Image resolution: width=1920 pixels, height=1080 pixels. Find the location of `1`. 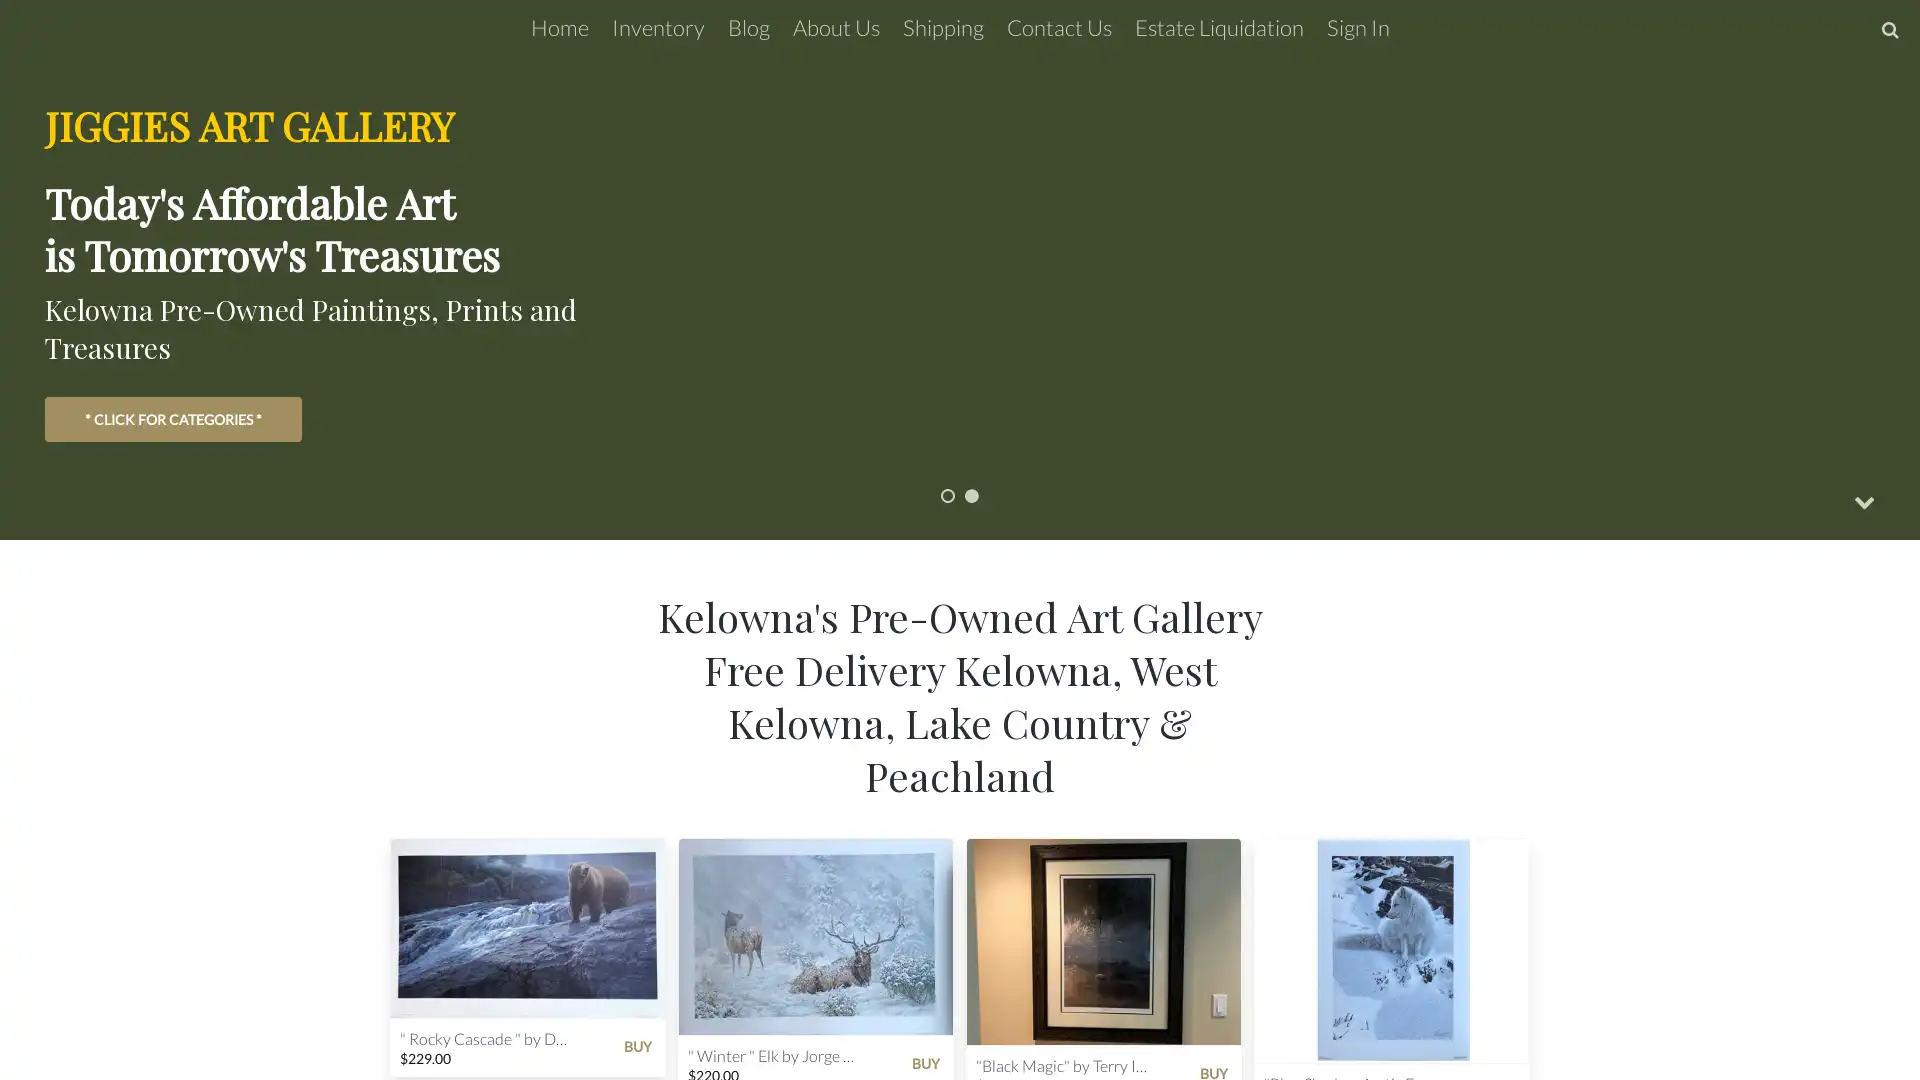

1 is located at coordinates (947, 495).